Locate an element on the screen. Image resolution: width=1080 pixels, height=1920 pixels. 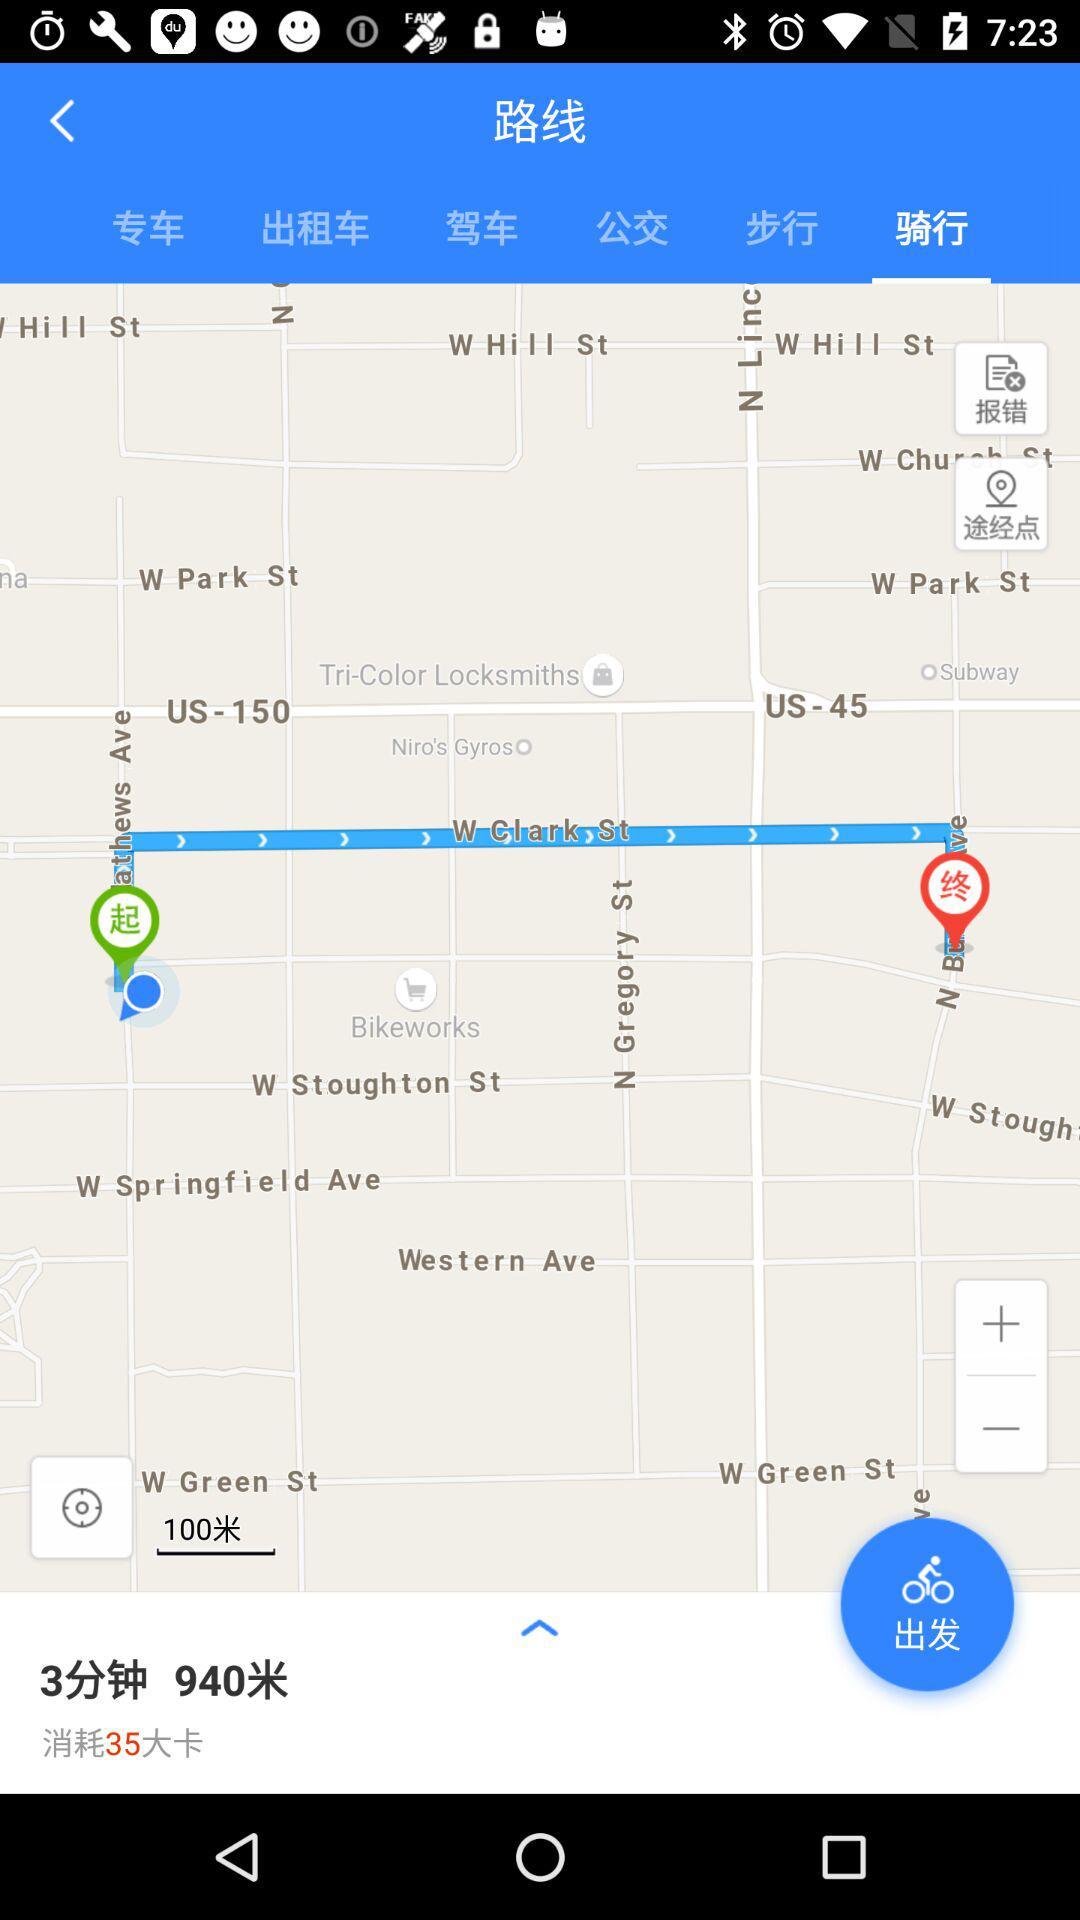
the arrow_backward icon is located at coordinates (63, 119).